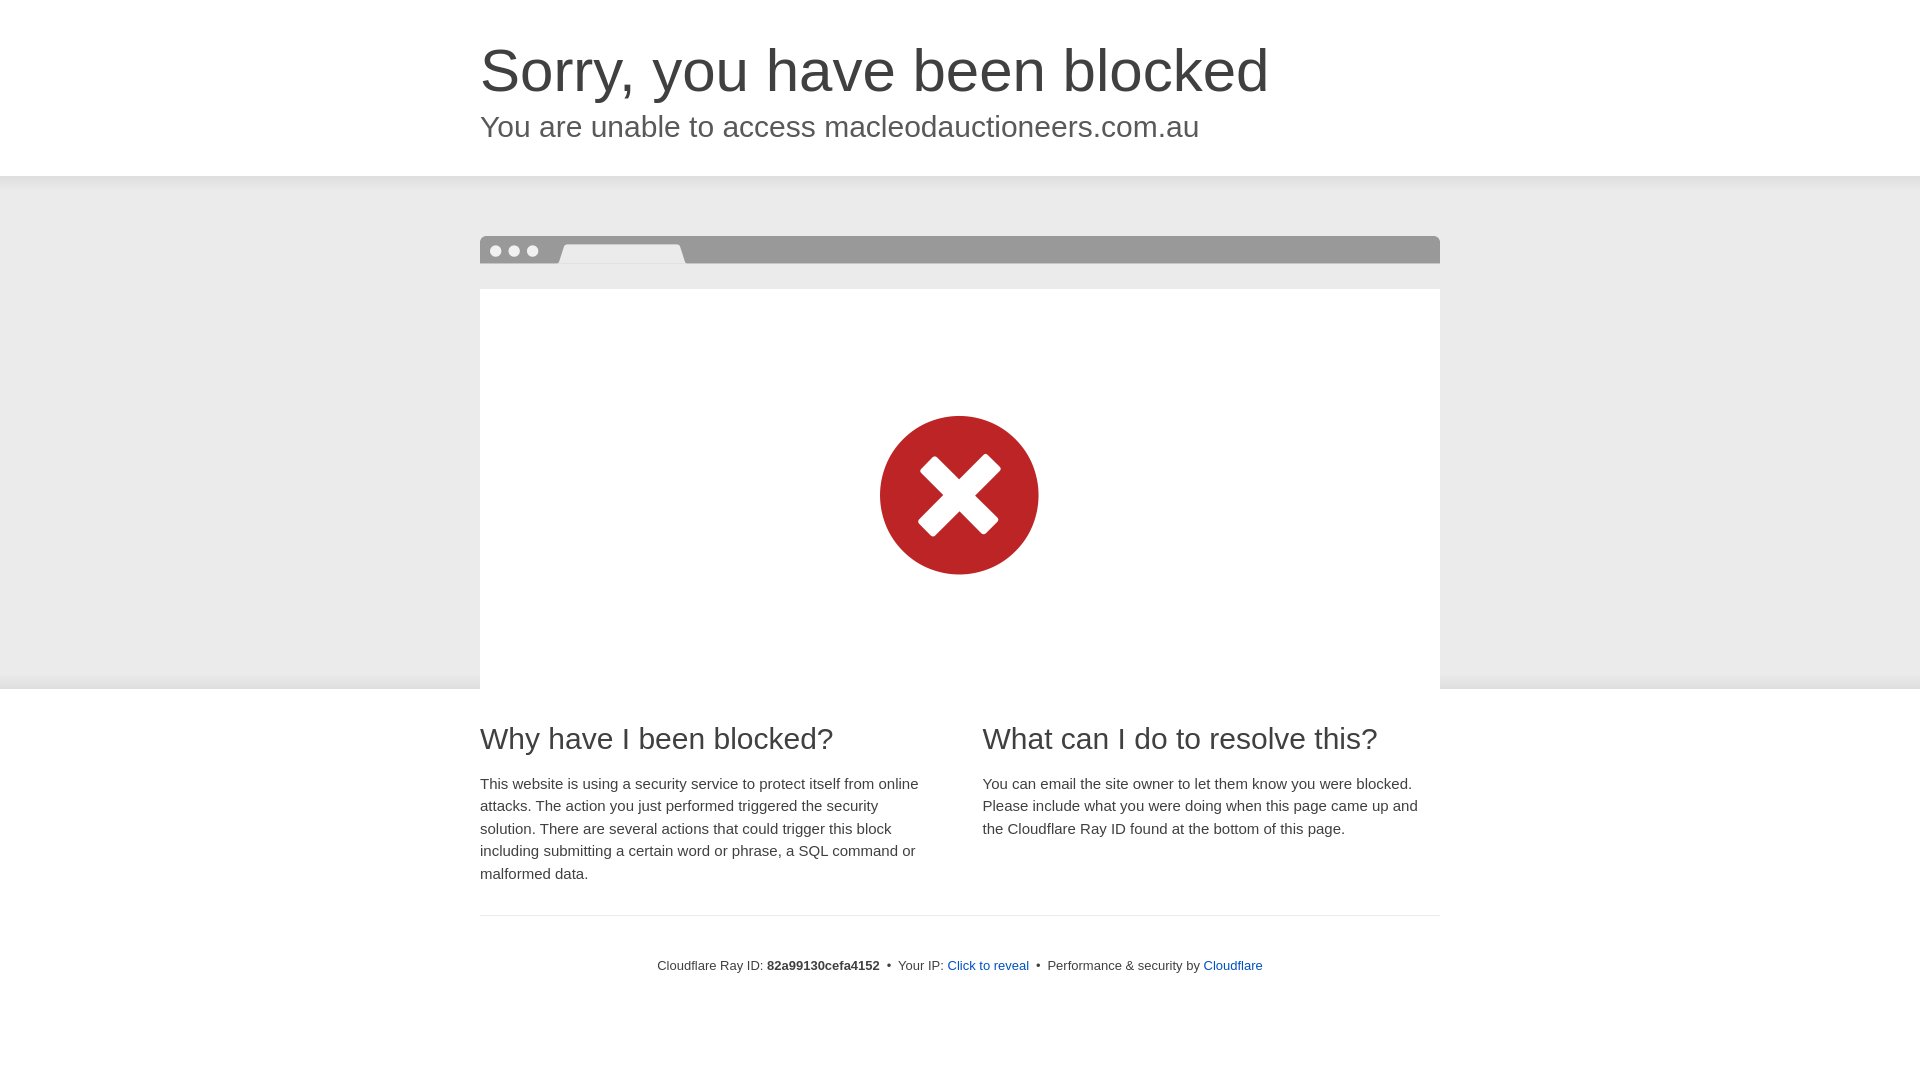 This screenshot has width=1920, height=1080. Describe the element at coordinates (1232, 964) in the screenshot. I see `'Cloudflare'` at that location.